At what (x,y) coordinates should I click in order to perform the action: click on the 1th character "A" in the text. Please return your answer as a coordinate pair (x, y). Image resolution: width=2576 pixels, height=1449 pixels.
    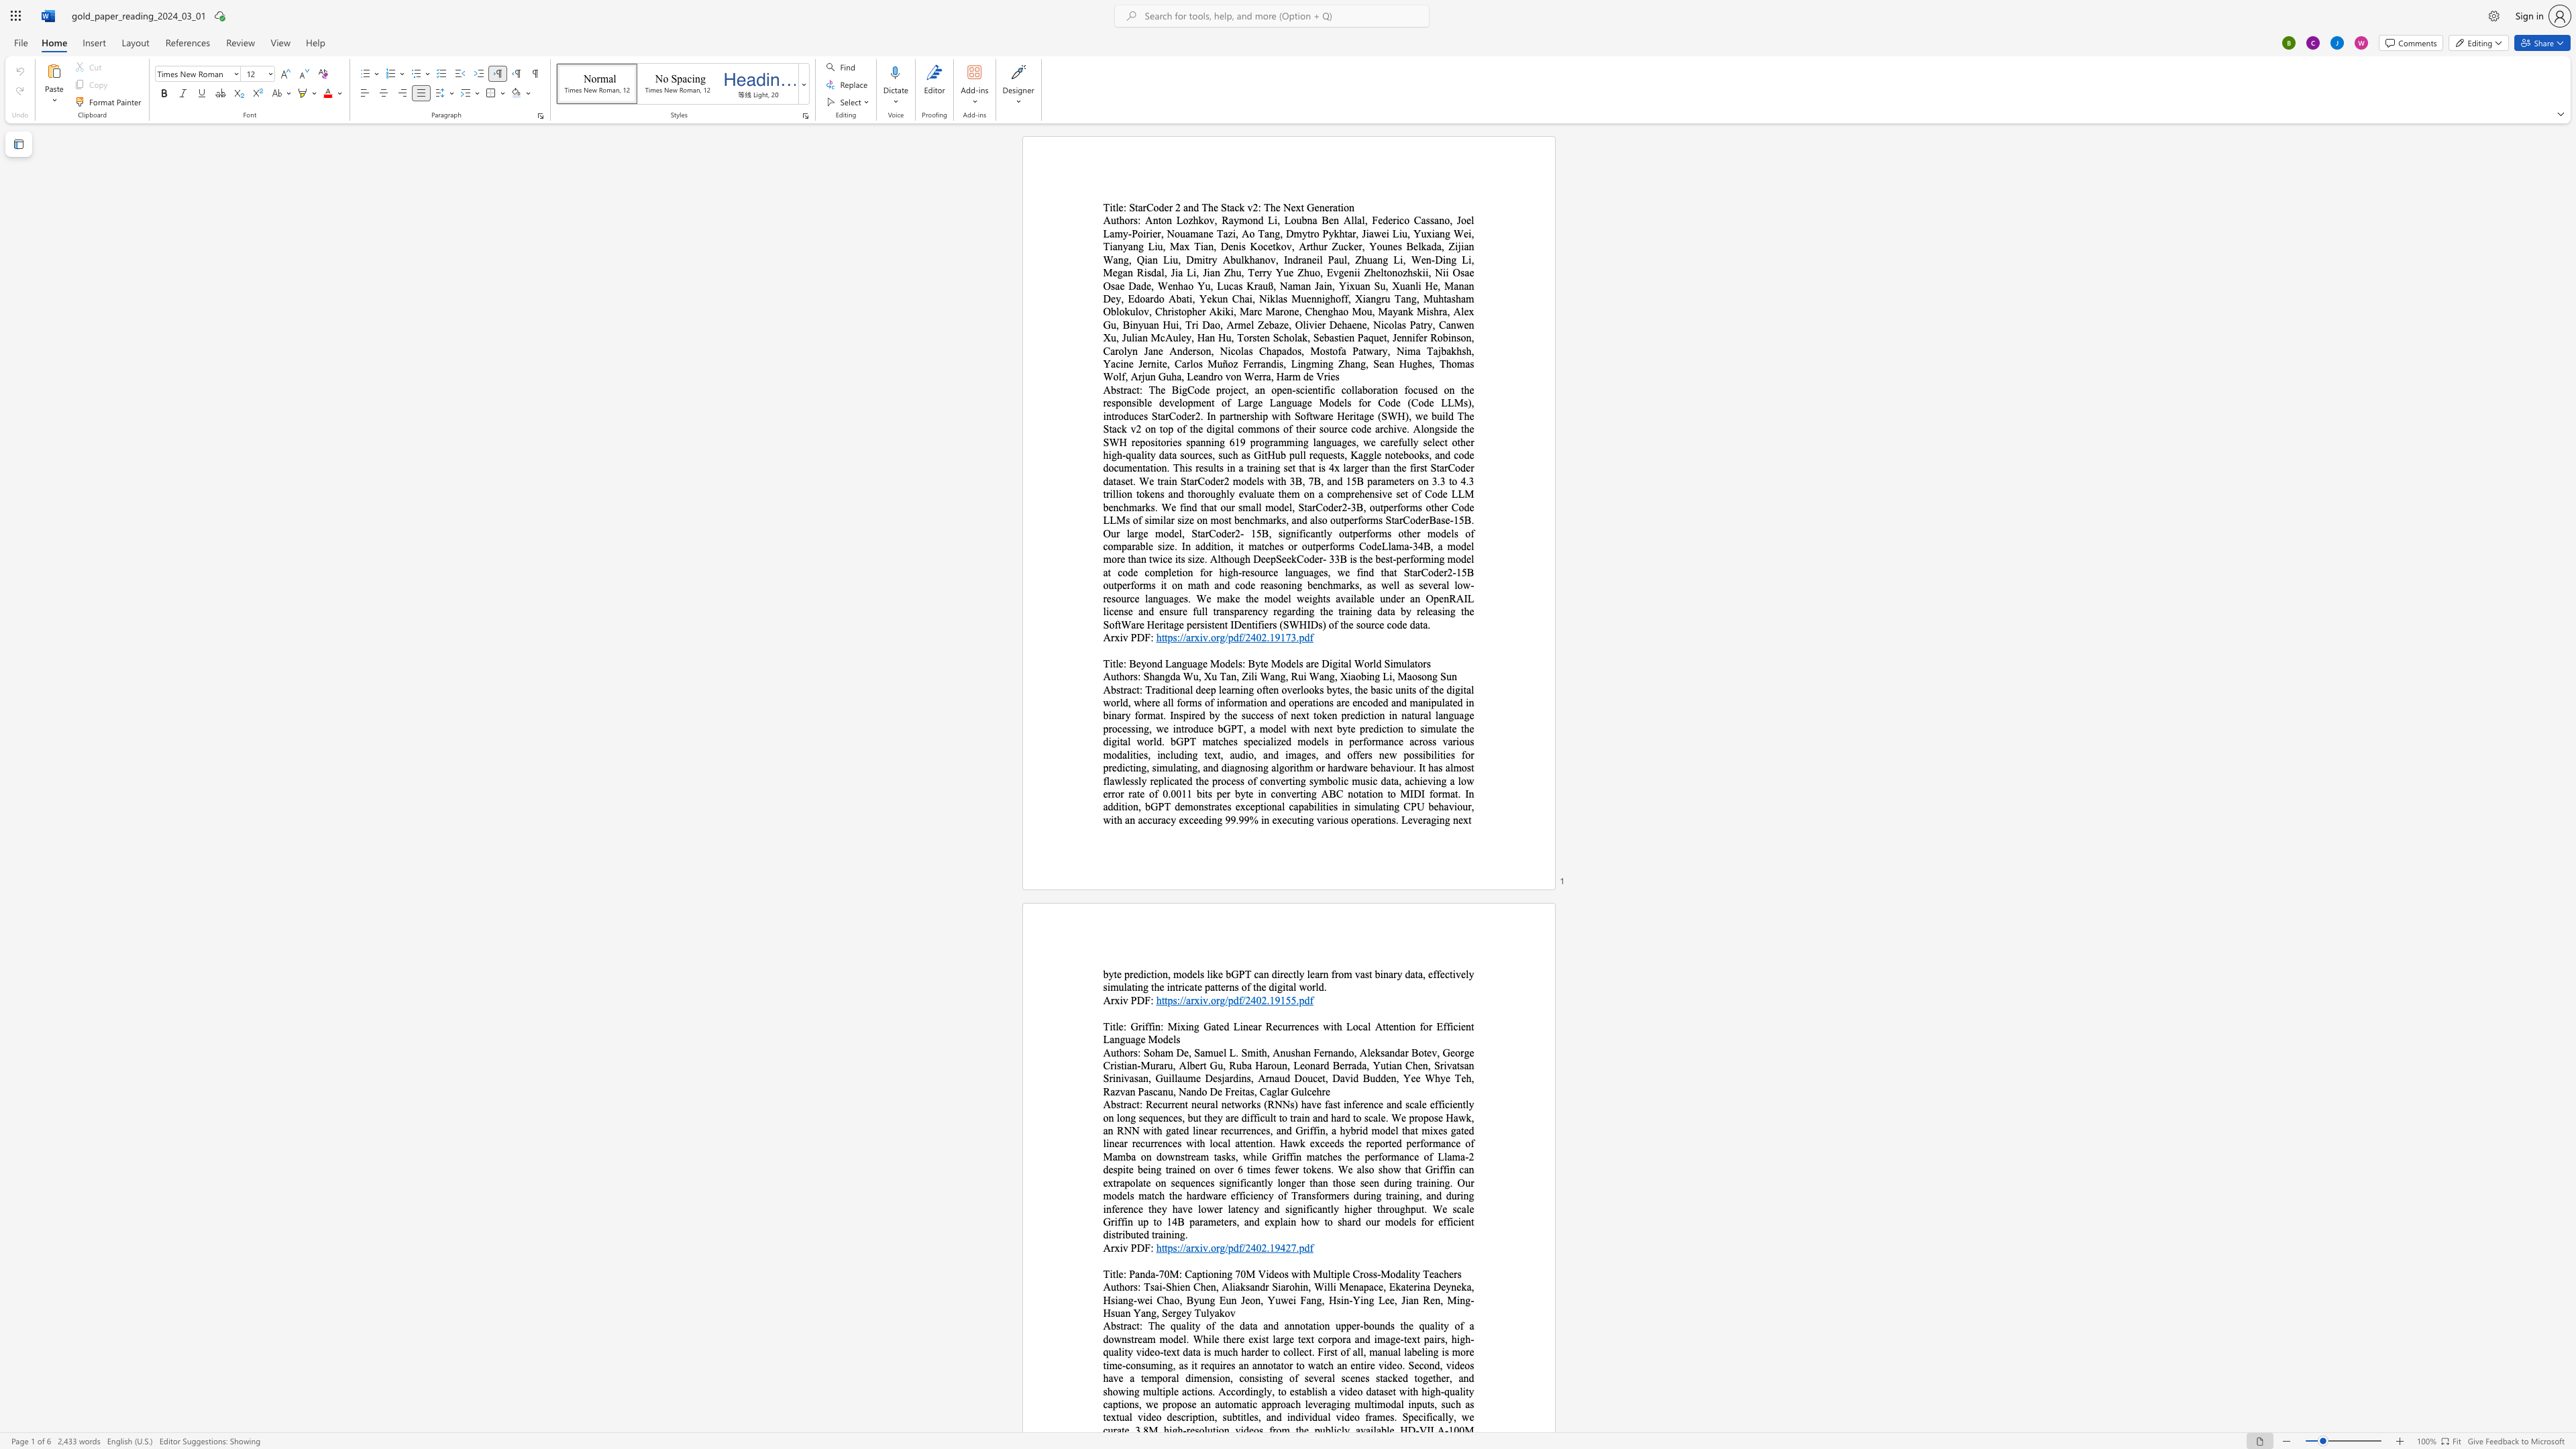
    Looking at the image, I should click on (1107, 1325).